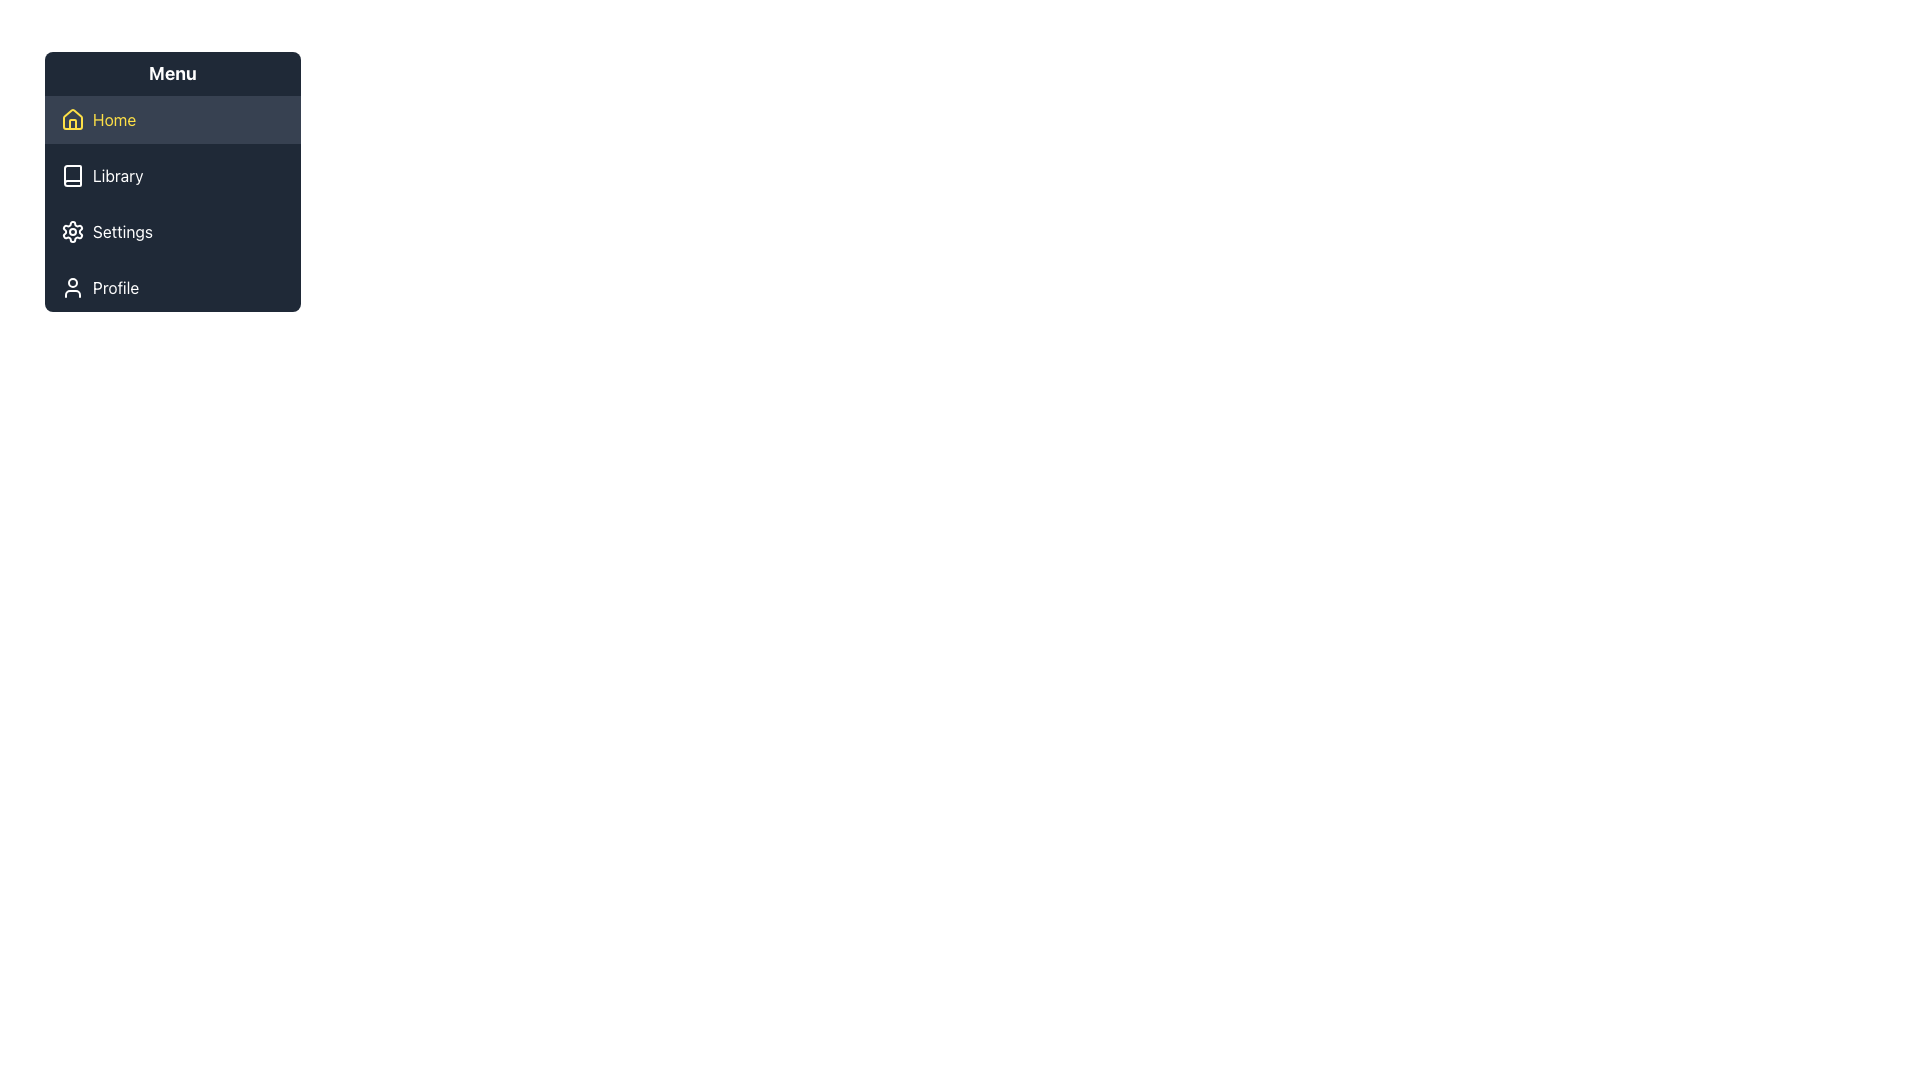 The width and height of the screenshot is (1920, 1080). What do you see at coordinates (115, 288) in the screenshot?
I see `the text 'Profile' in the menu list` at bounding box center [115, 288].